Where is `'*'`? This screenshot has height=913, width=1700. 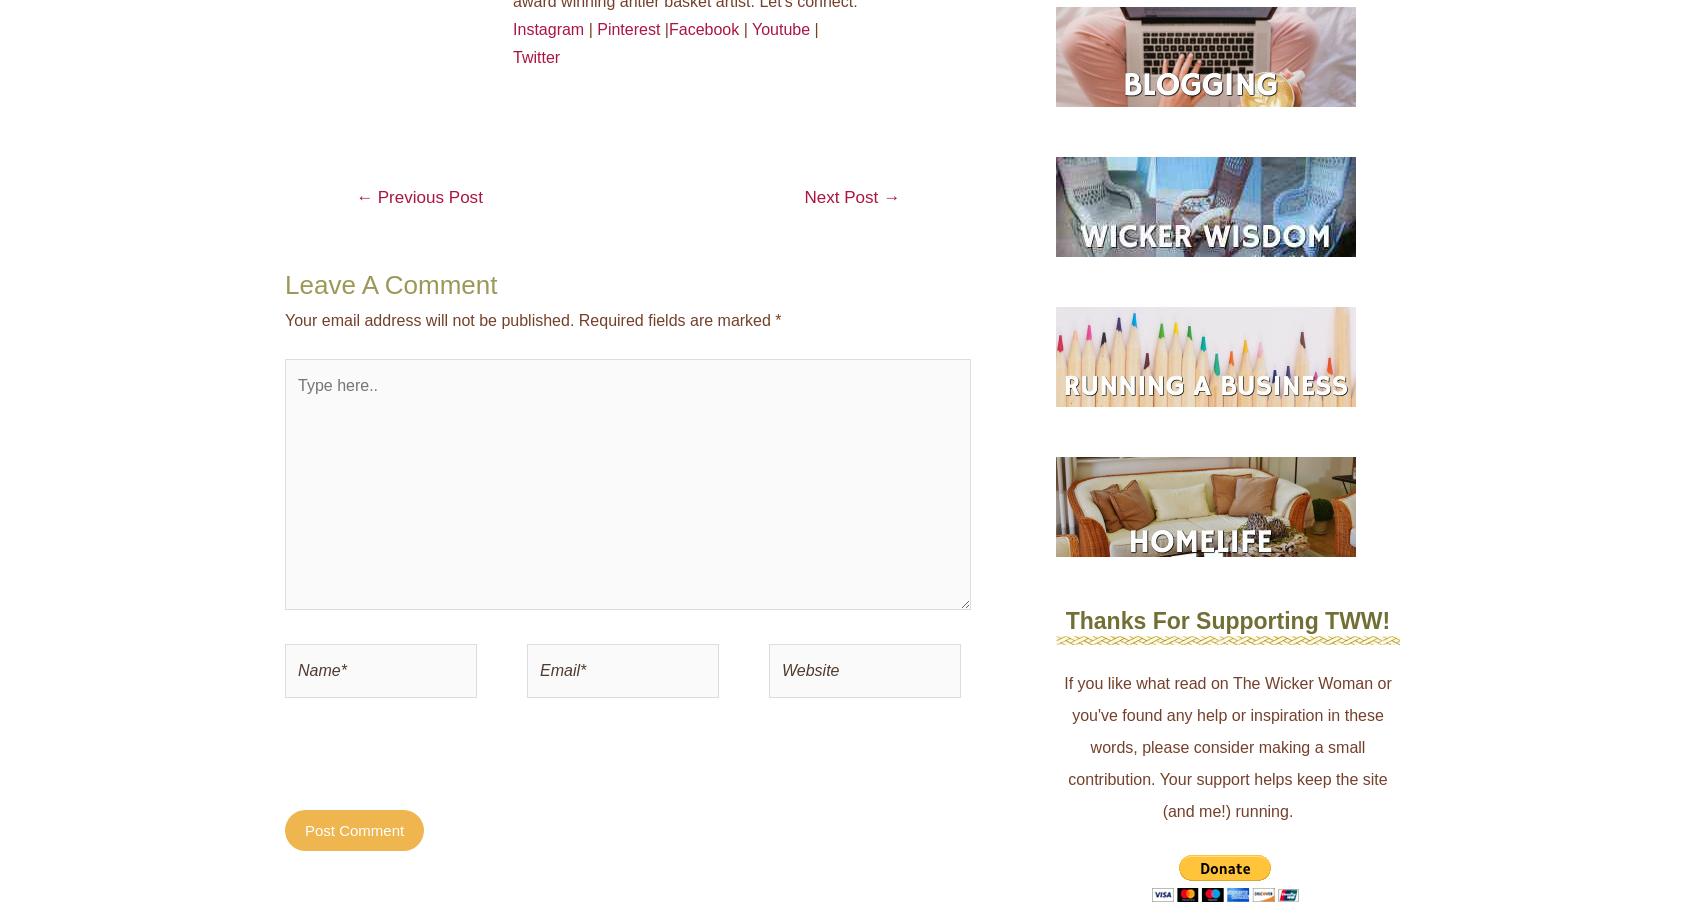 '*' is located at coordinates (776, 318).